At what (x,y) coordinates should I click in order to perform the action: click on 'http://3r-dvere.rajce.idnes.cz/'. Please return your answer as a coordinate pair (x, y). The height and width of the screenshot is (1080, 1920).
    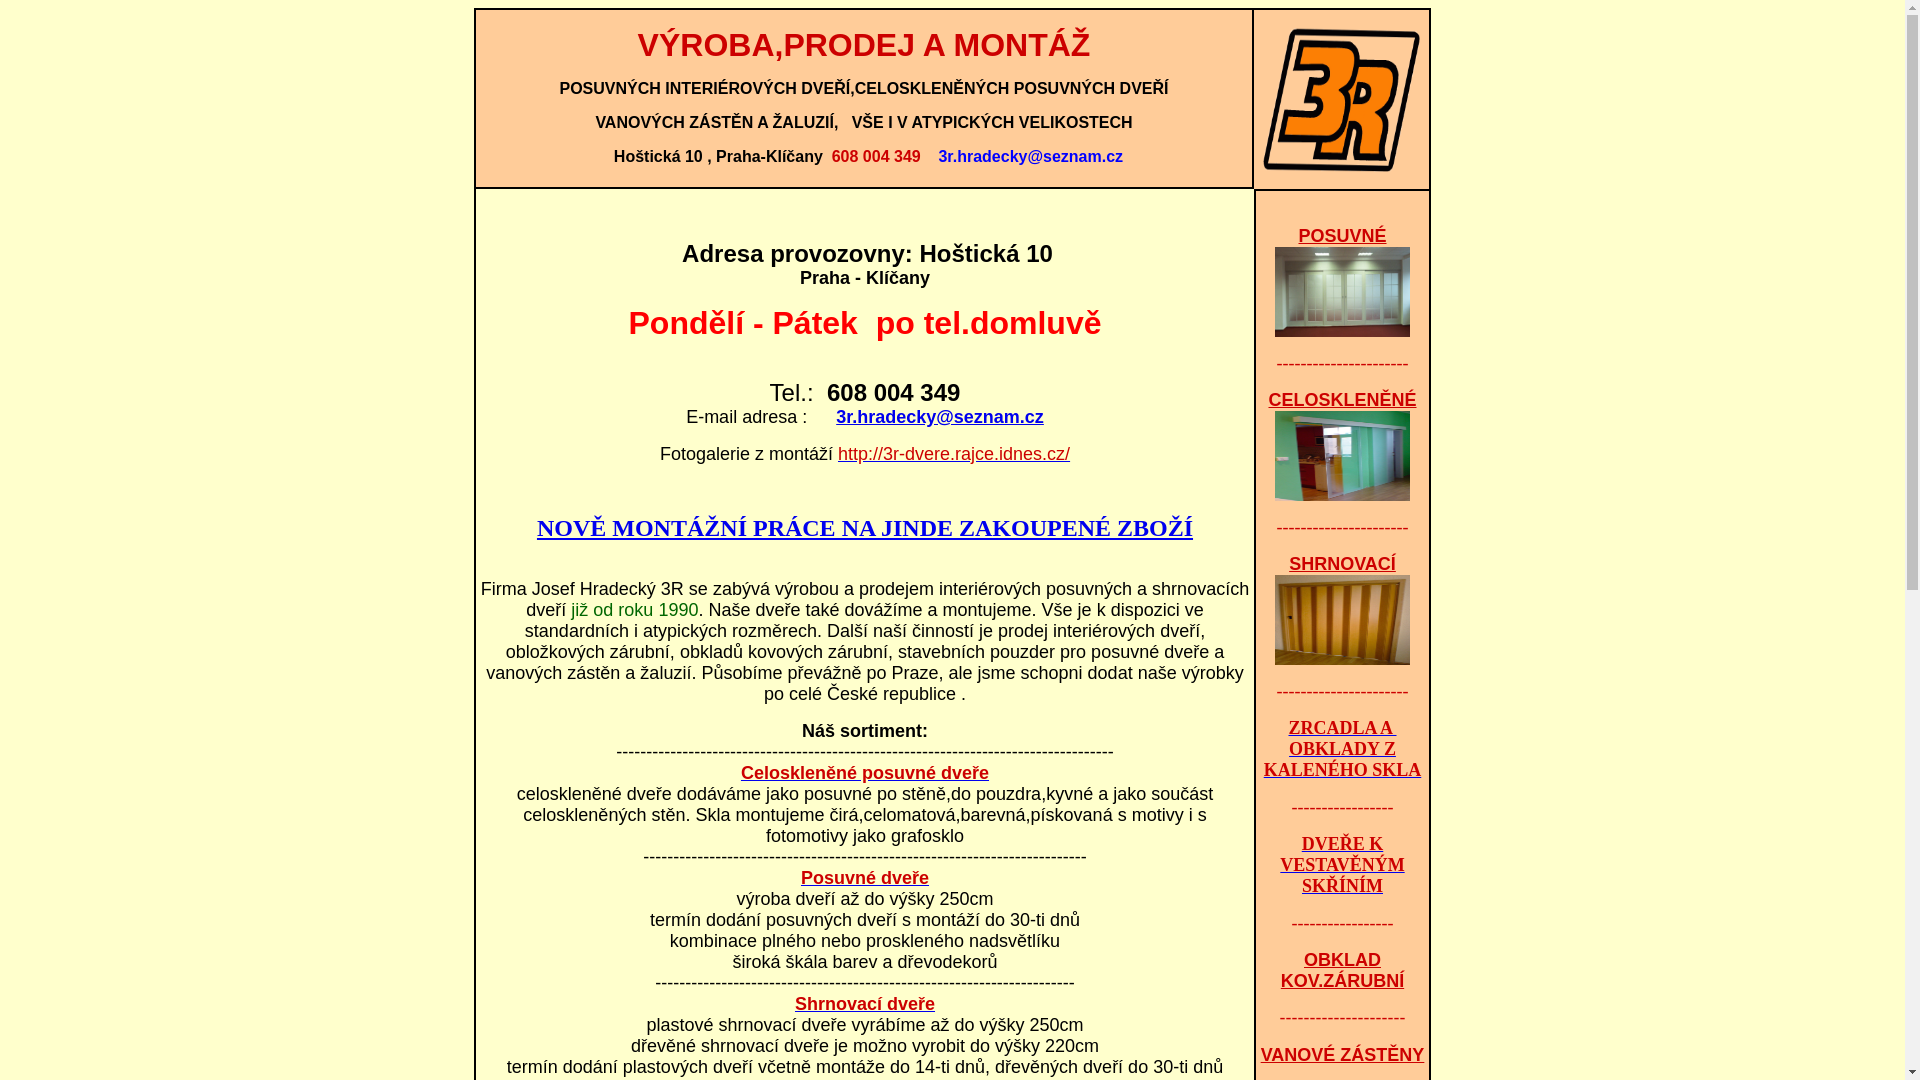
    Looking at the image, I should click on (838, 454).